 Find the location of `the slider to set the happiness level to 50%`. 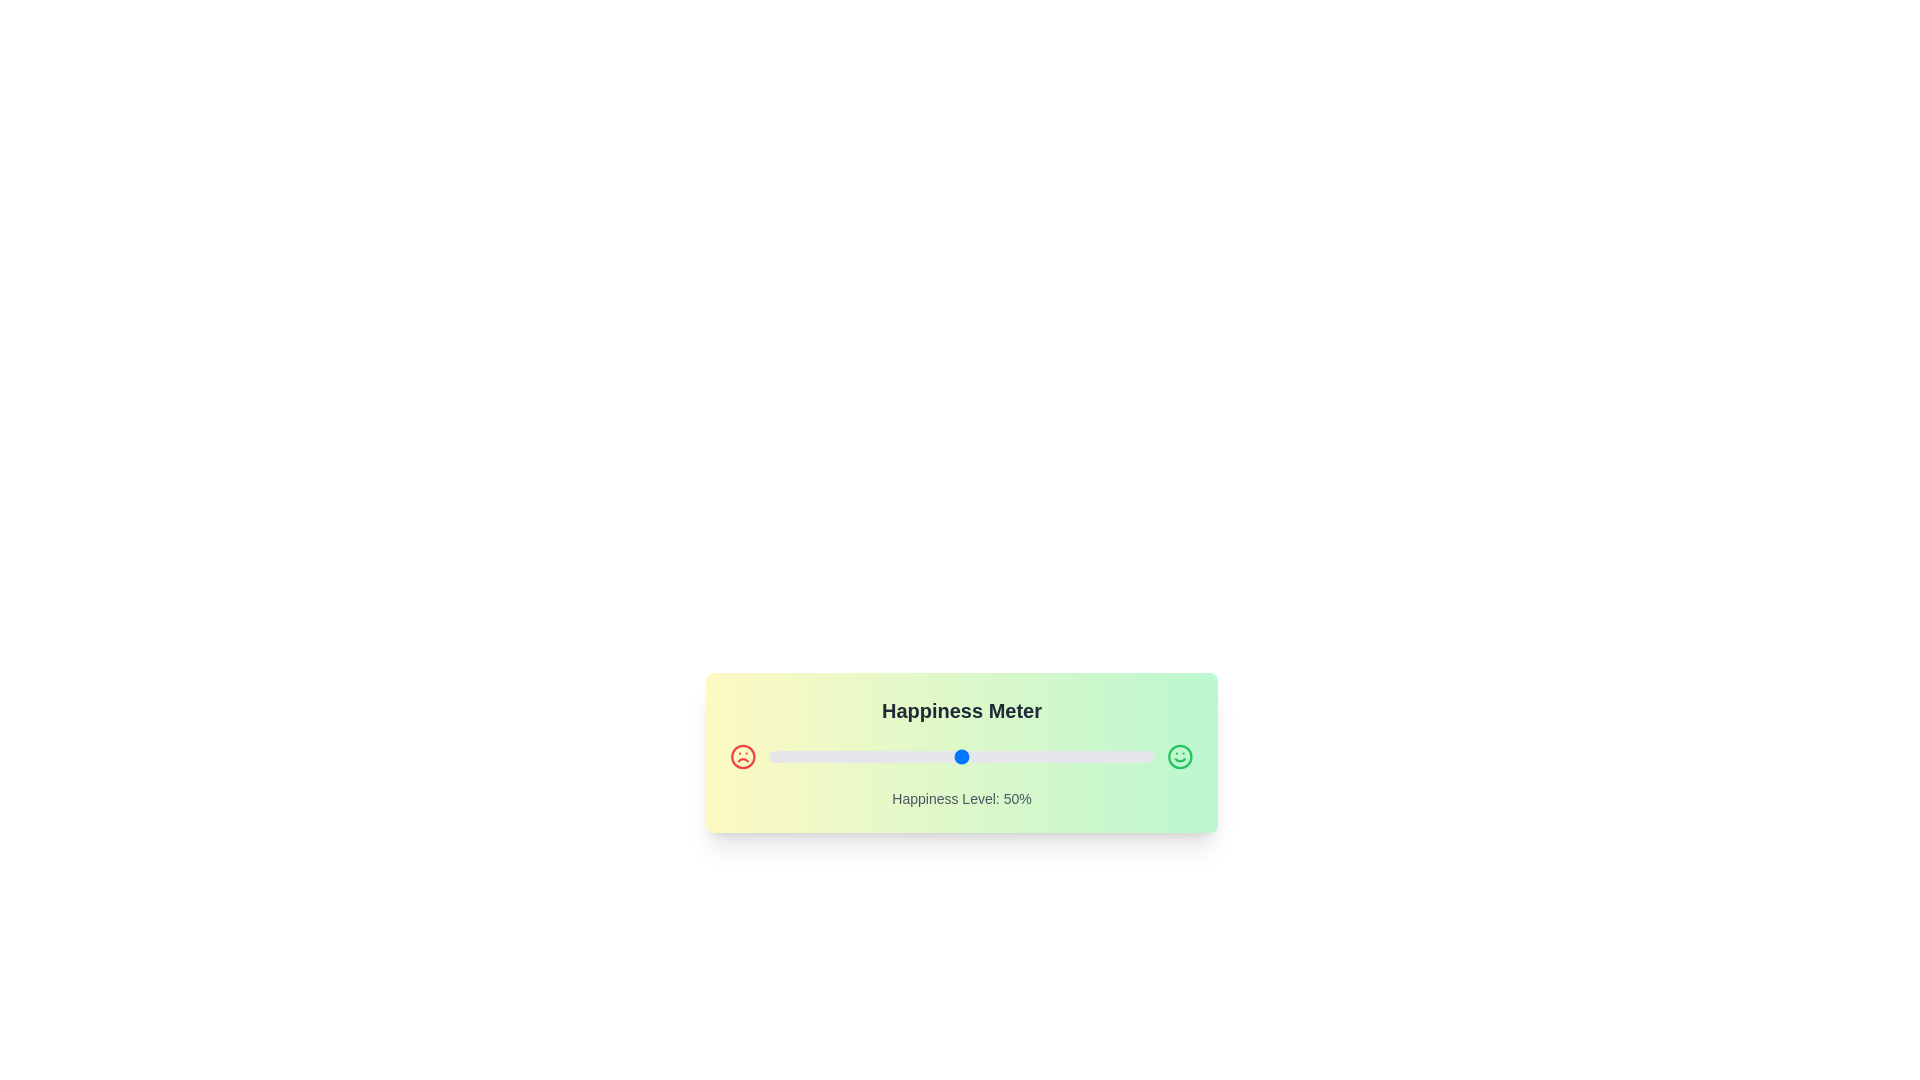

the slider to set the happiness level to 50% is located at coordinates (961, 756).